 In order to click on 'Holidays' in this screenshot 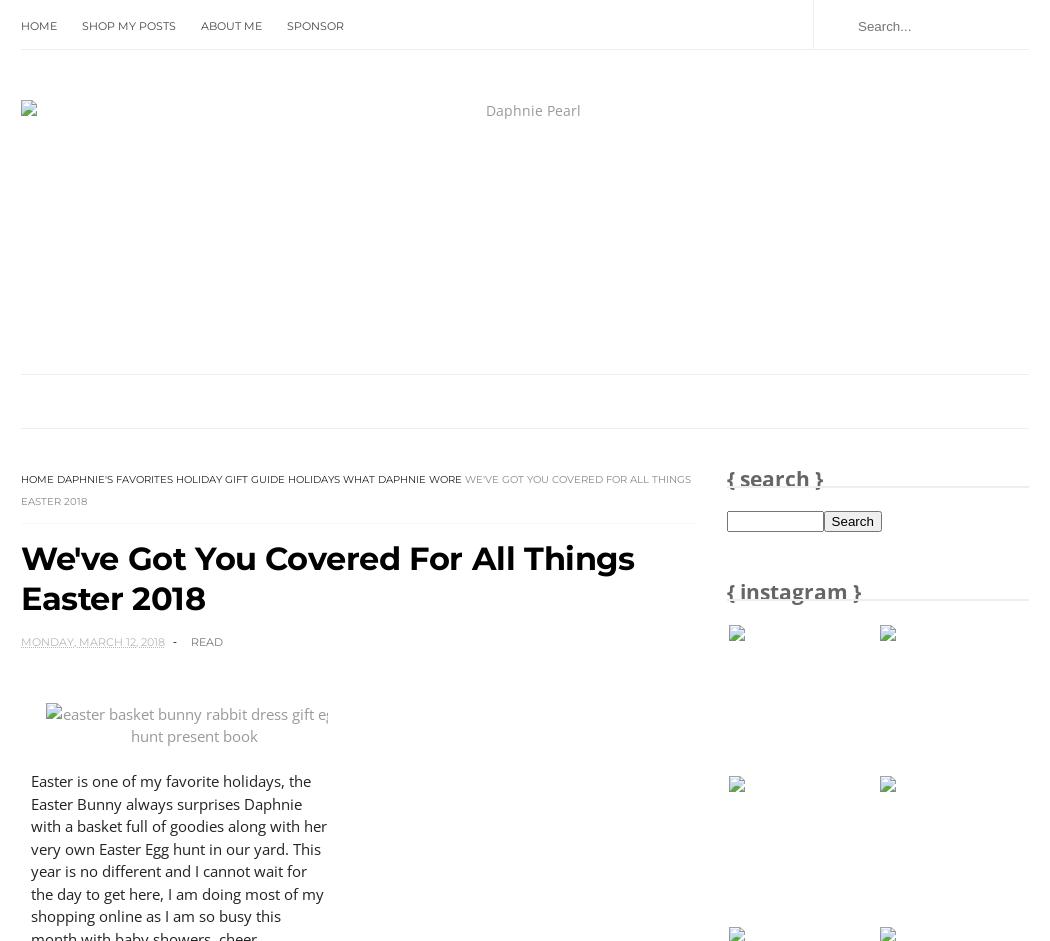, I will do `click(313, 477)`.